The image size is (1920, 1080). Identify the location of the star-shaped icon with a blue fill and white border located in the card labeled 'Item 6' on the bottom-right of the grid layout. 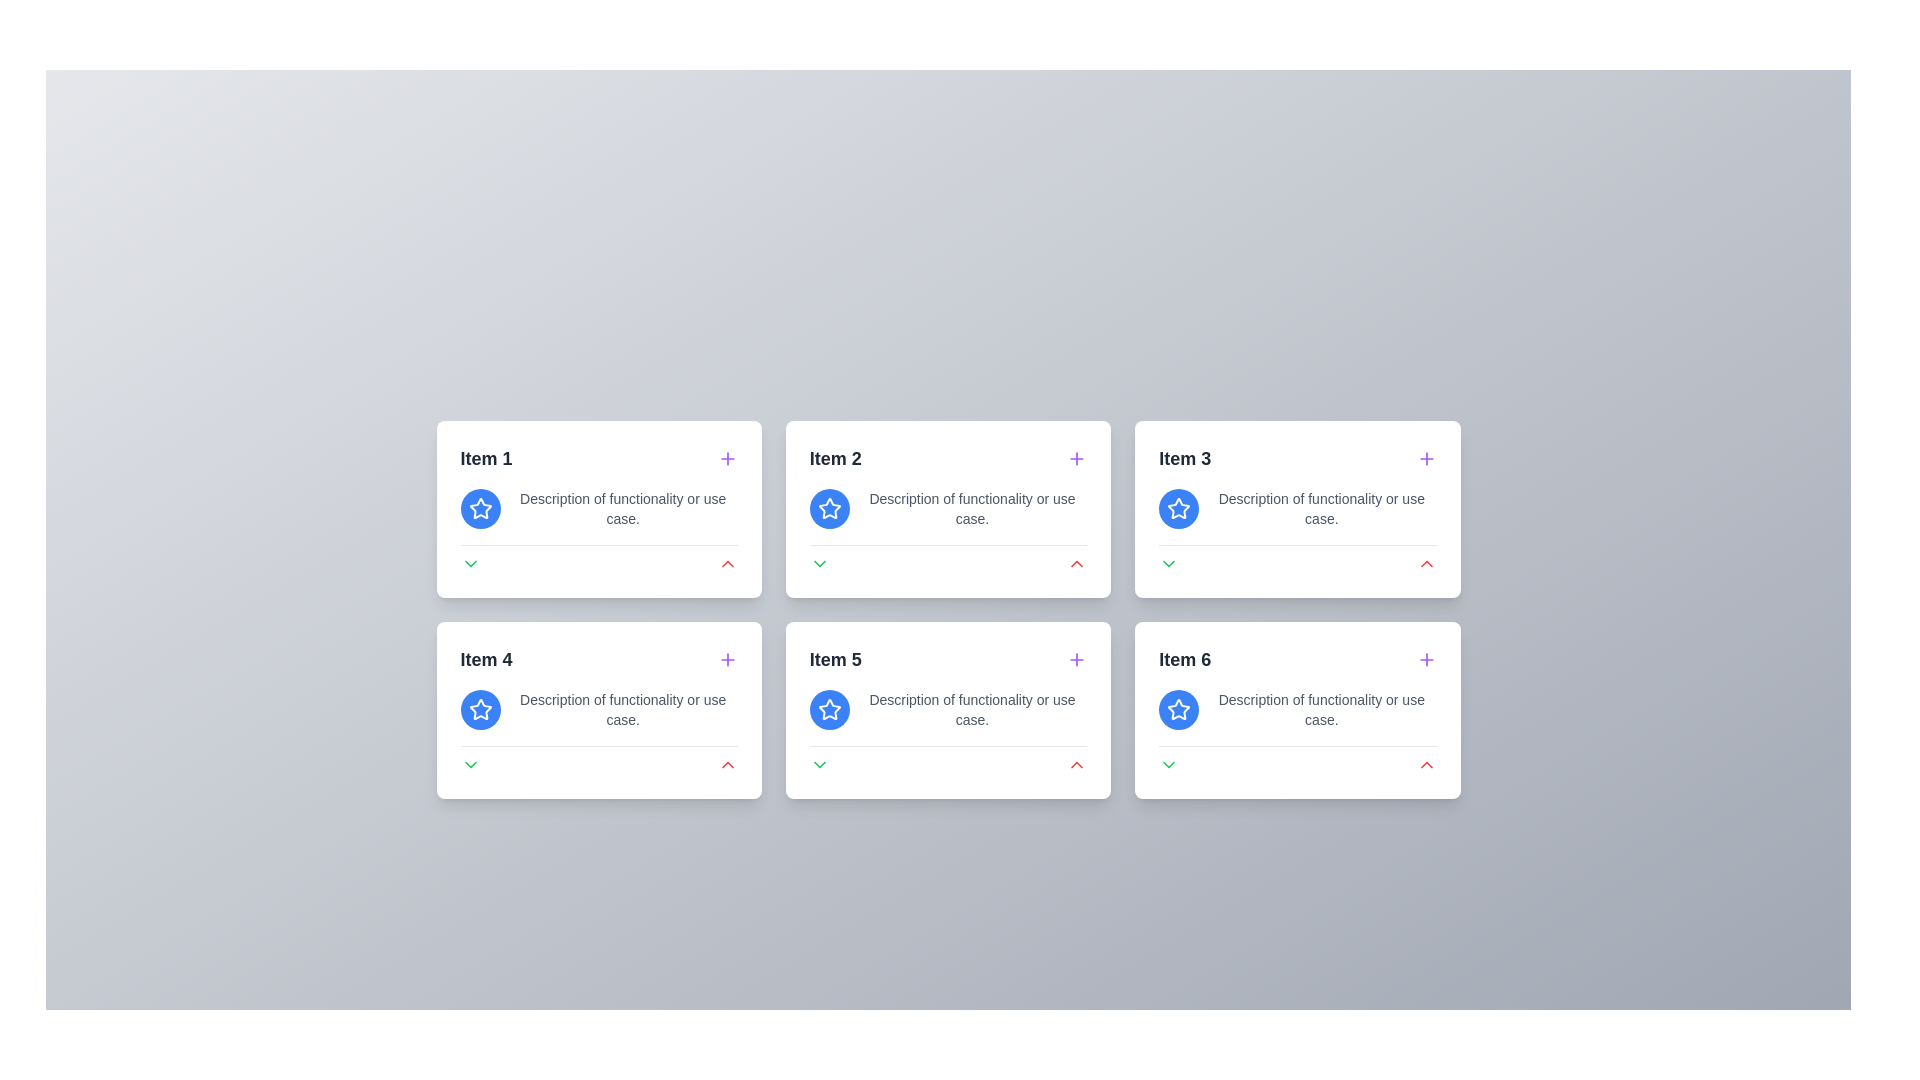
(1179, 708).